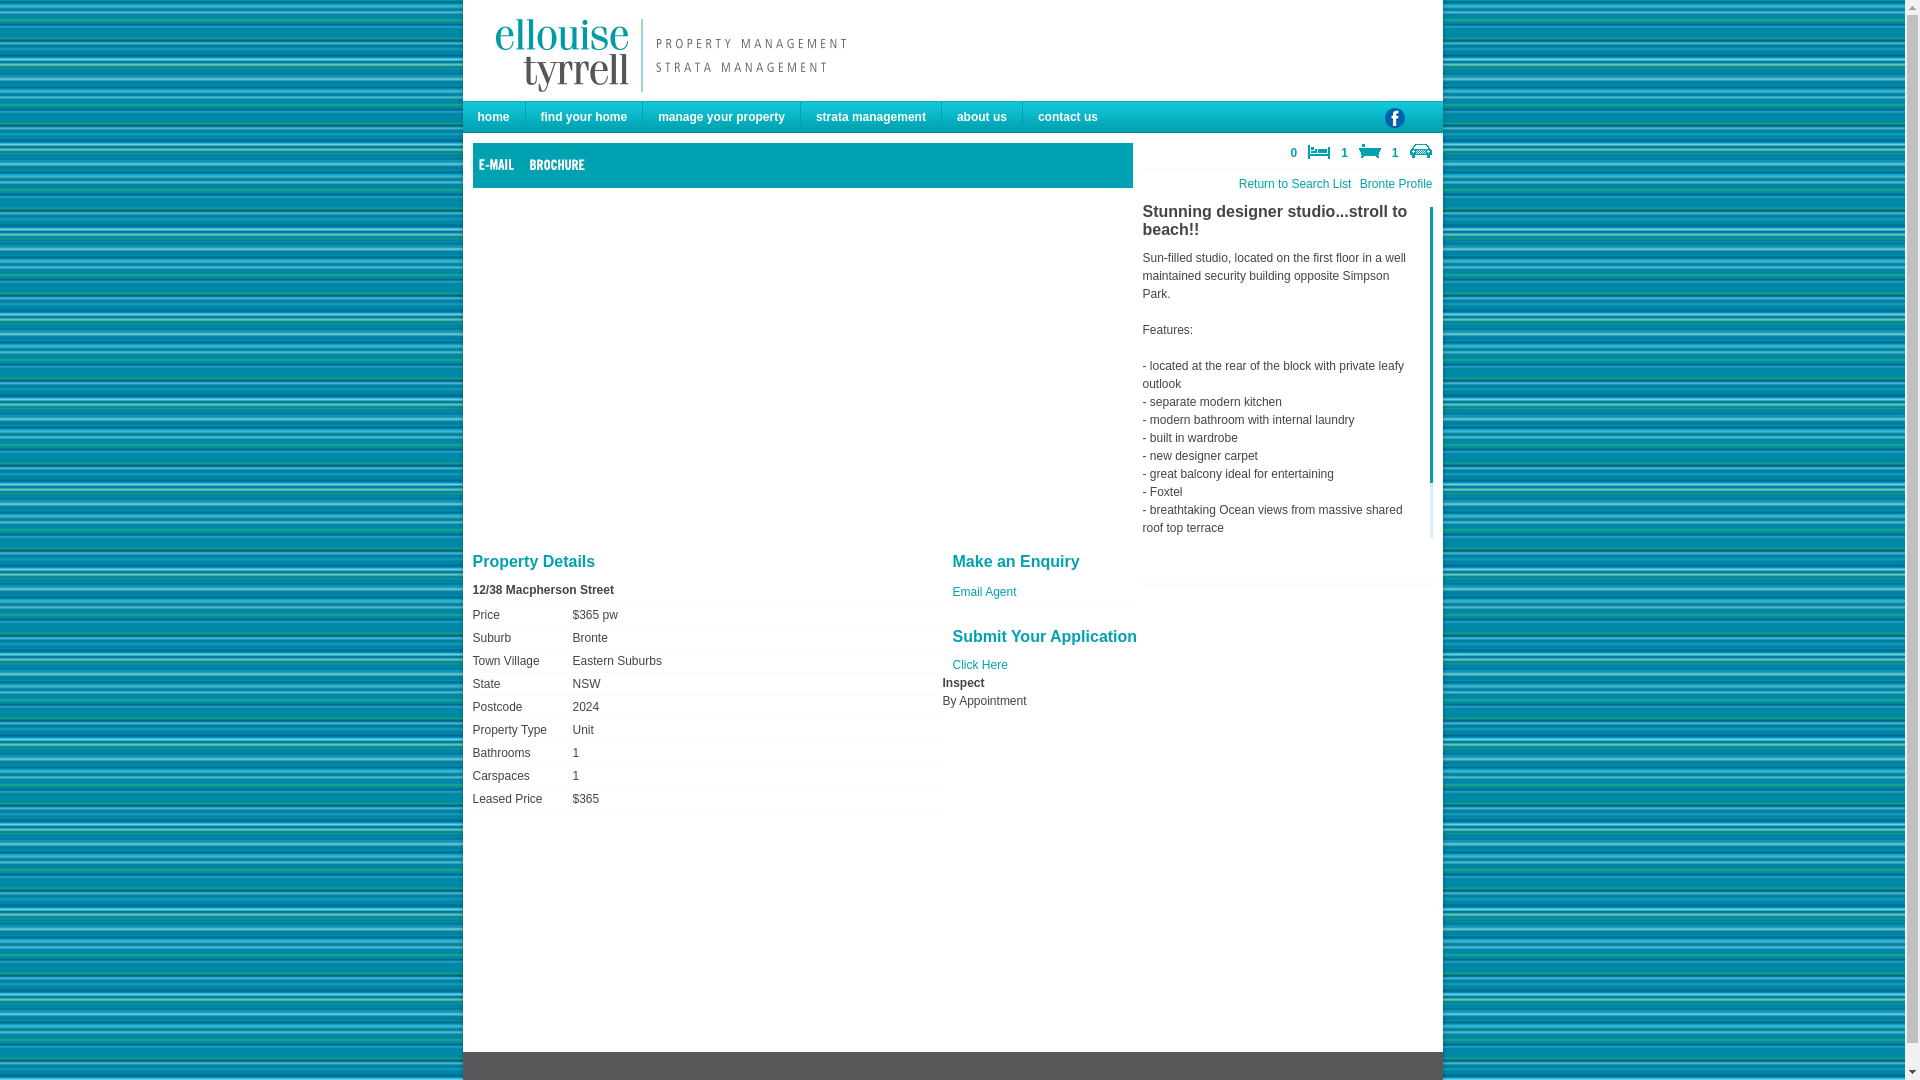 Image resolution: width=1920 pixels, height=1080 pixels. Describe the element at coordinates (493, 116) in the screenshot. I see `'home'` at that location.